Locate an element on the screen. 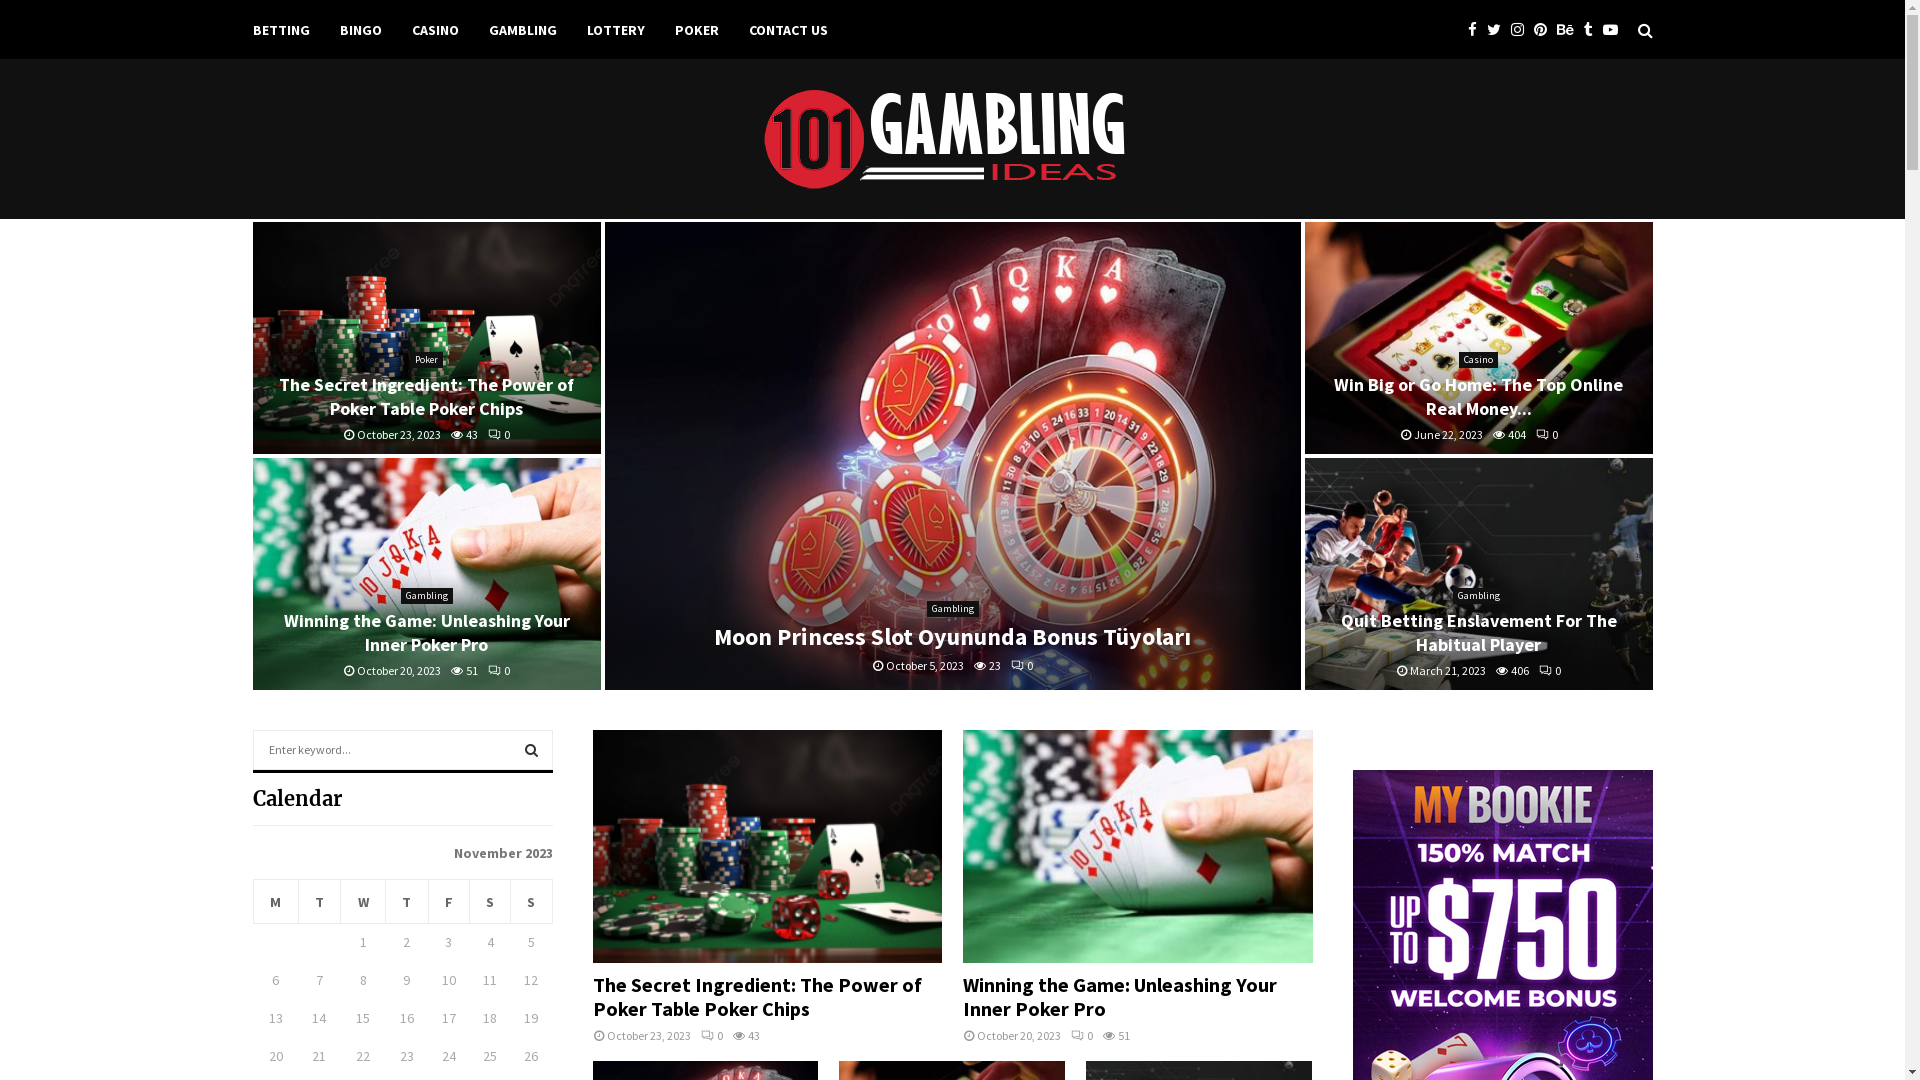 The height and width of the screenshot is (1080, 1920). 'GAMBLING' is located at coordinates (522, 30).